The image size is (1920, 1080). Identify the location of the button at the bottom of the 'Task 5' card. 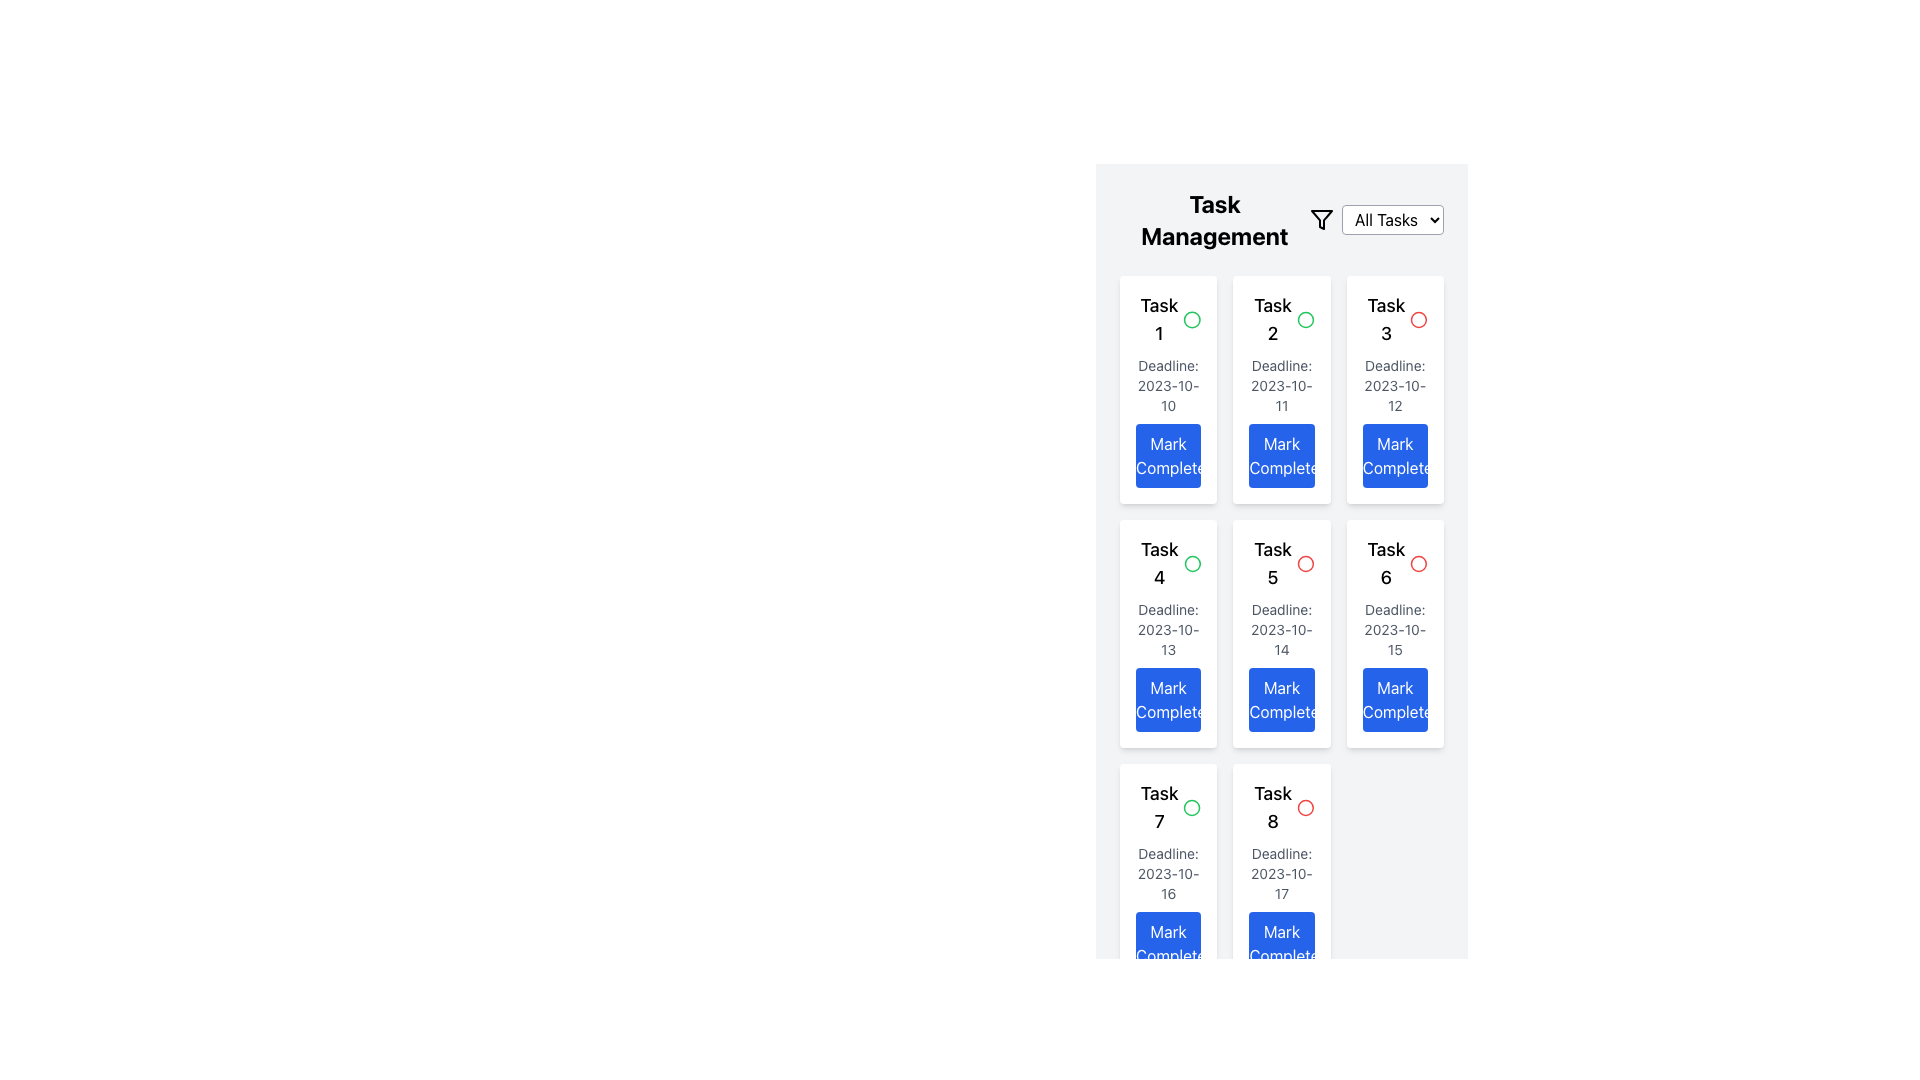
(1281, 698).